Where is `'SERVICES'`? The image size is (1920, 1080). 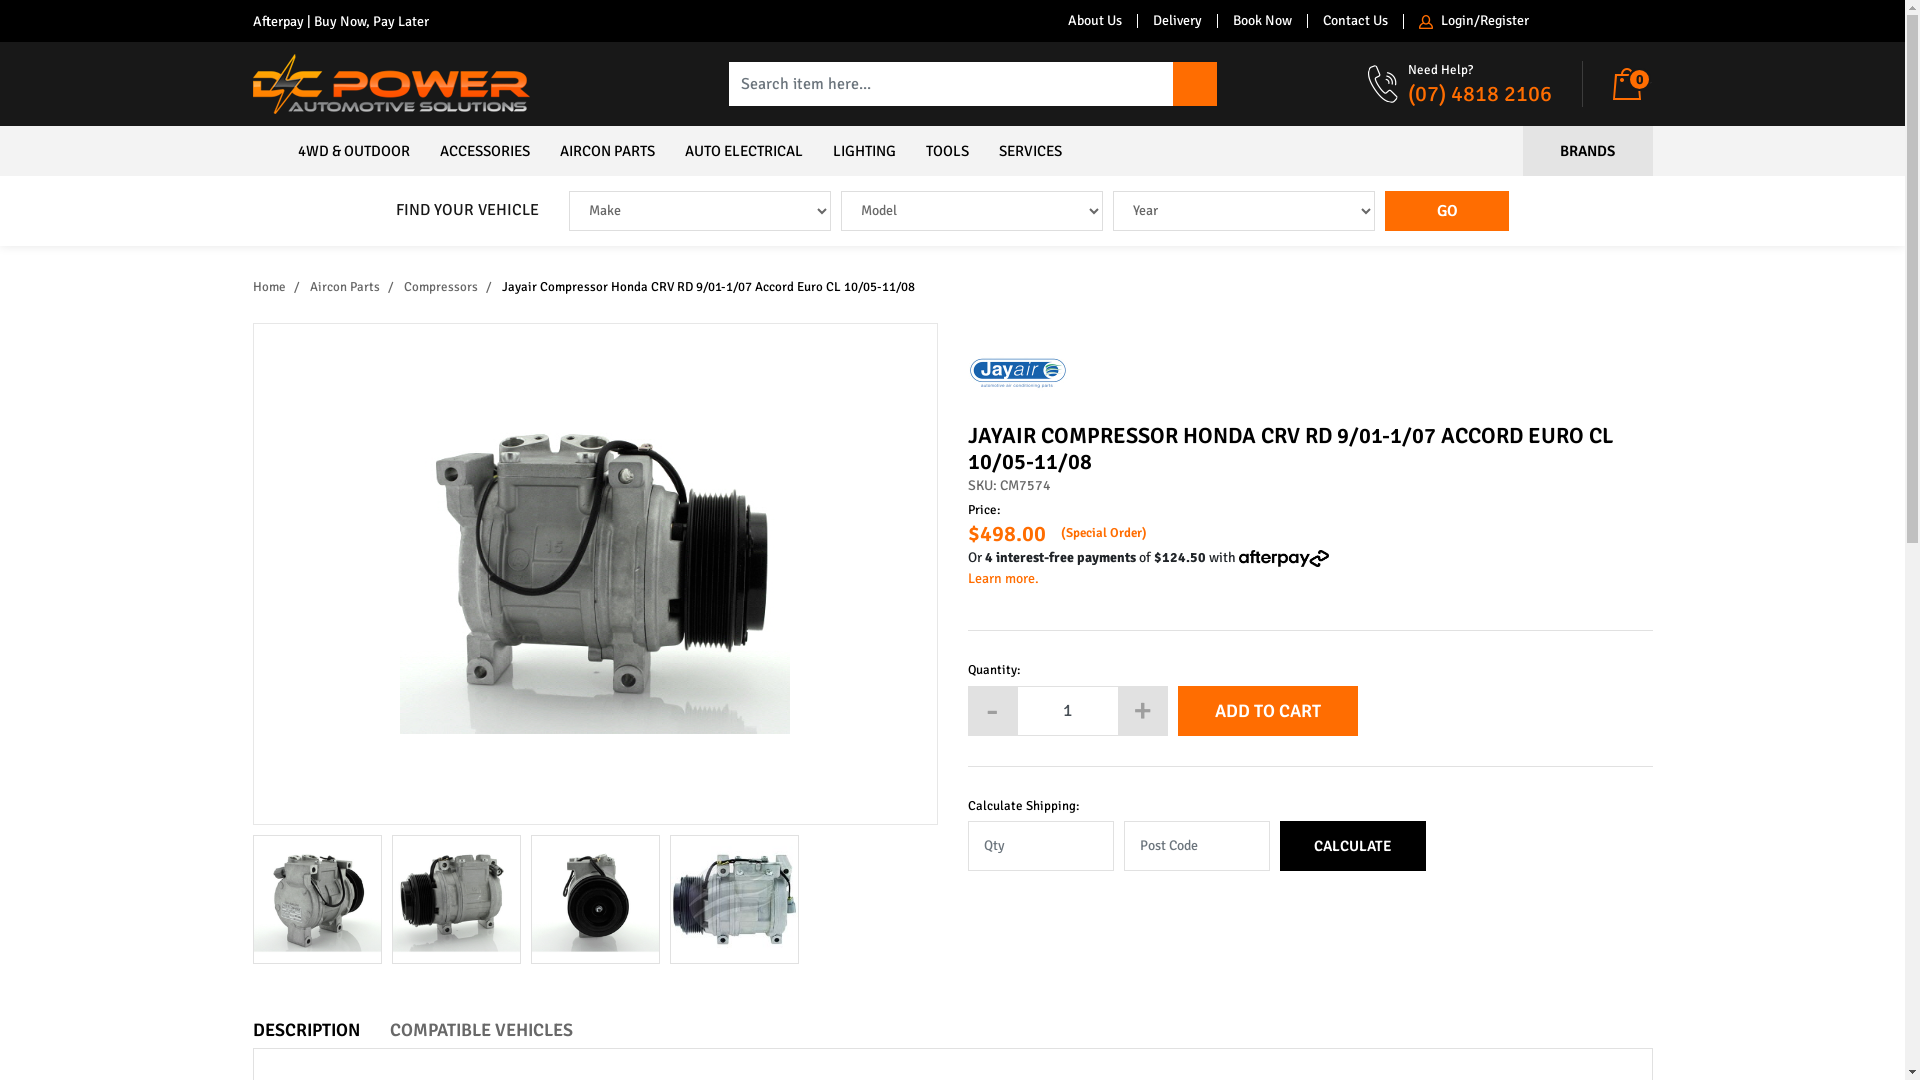 'SERVICES' is located at coordinates (1030, 149).